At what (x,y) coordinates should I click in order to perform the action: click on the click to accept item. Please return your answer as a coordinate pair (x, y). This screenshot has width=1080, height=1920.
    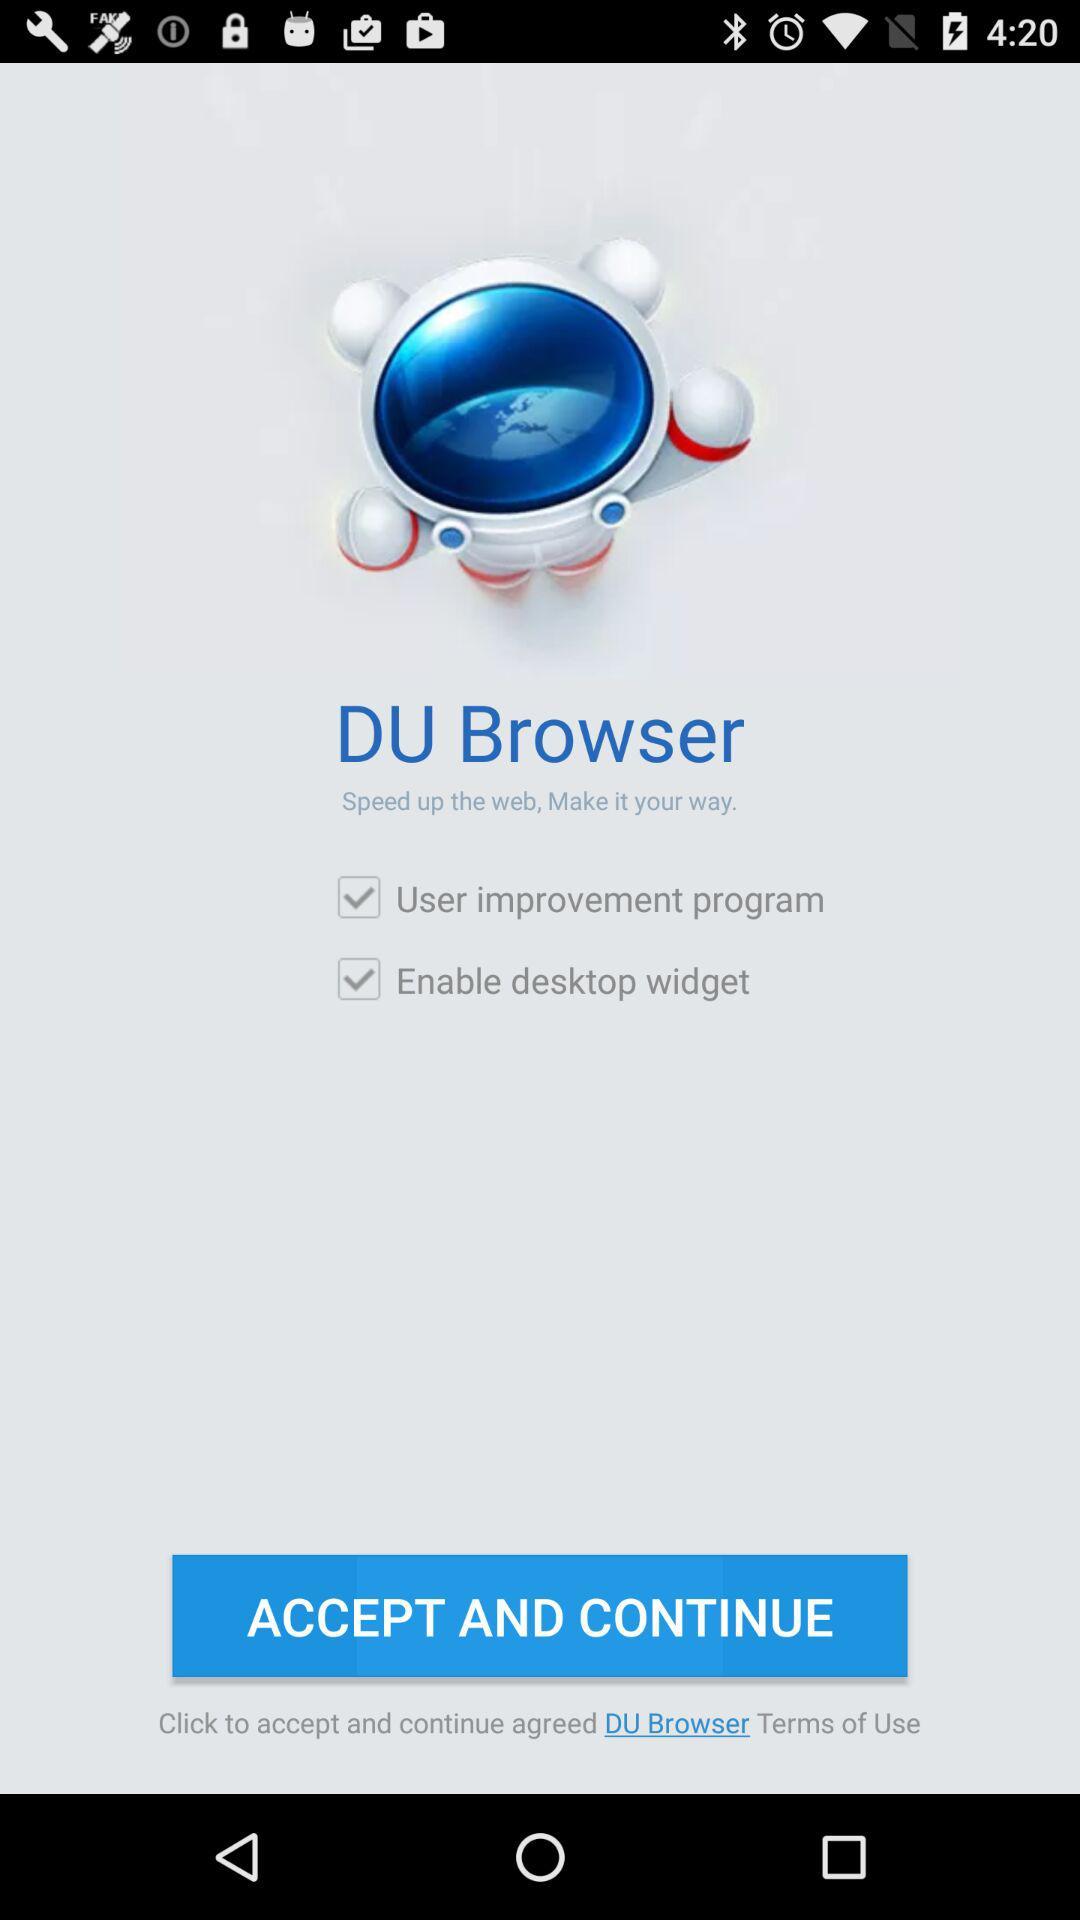
    Looking at the image, I should click on (538, 1721).